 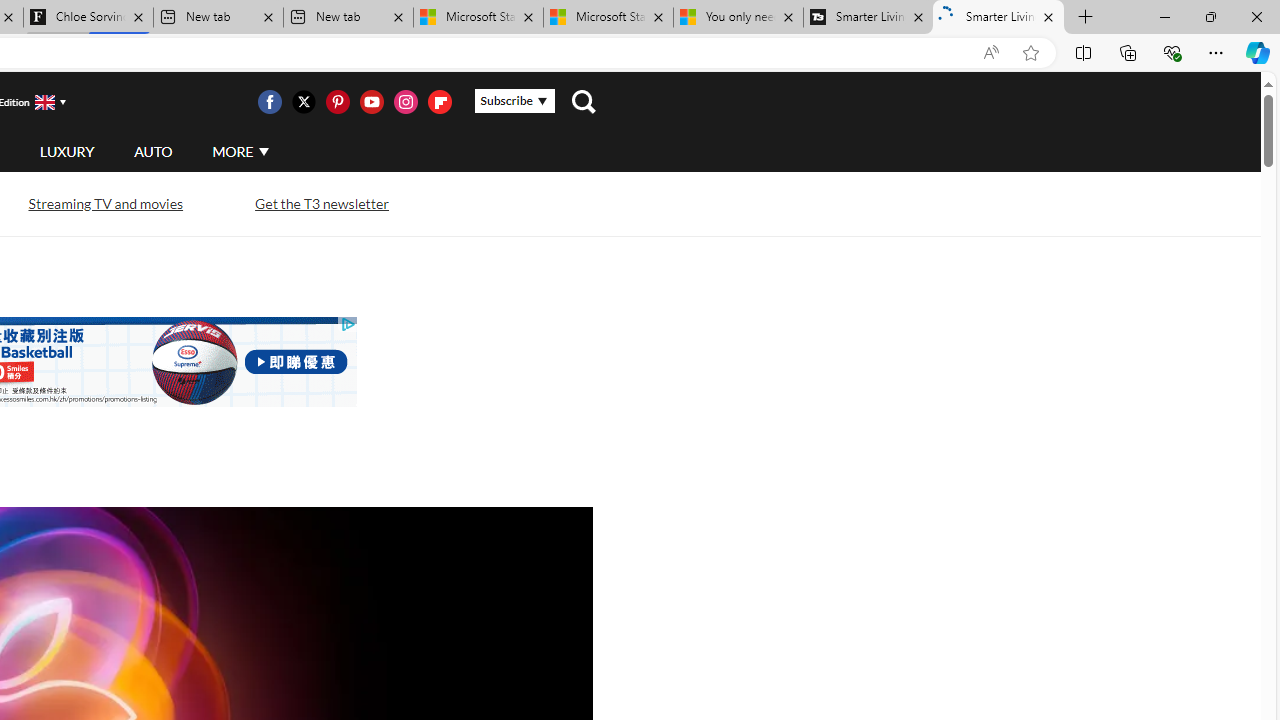 I want to click on 'Class: icon-svg', so click(x=438, y=101).